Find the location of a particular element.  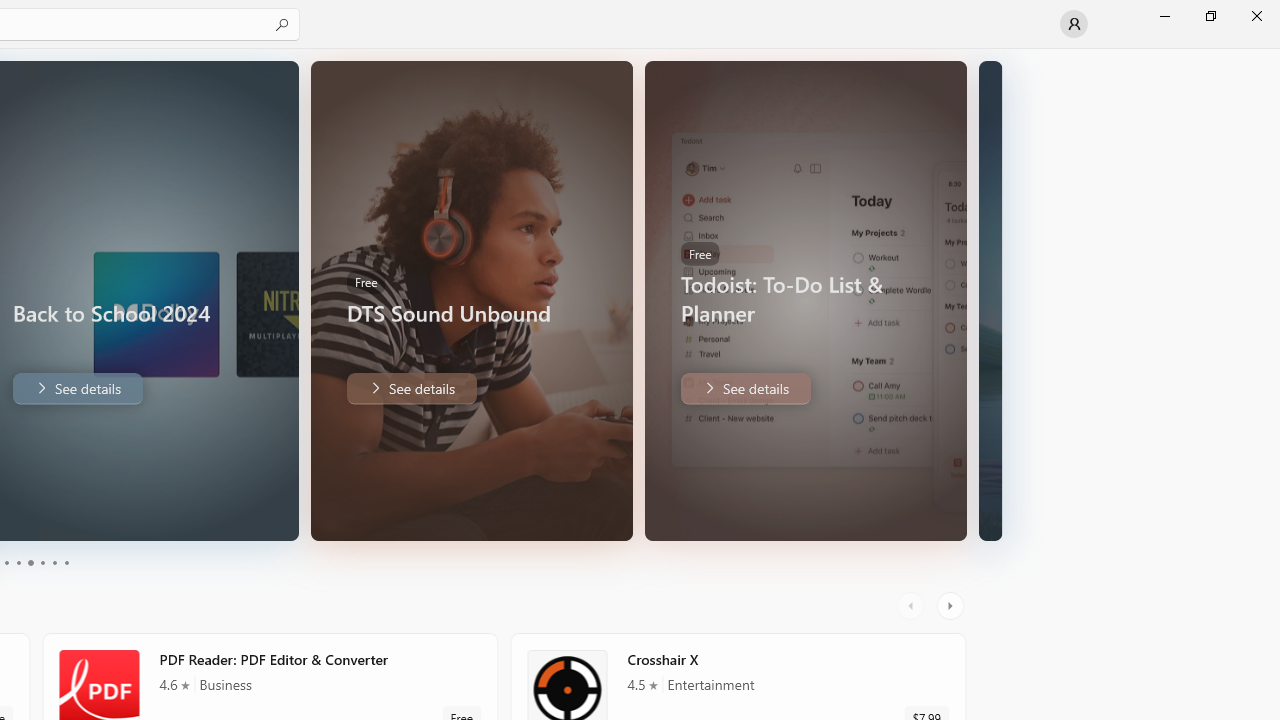

'Page 3' is located at coordinates (30, 563).